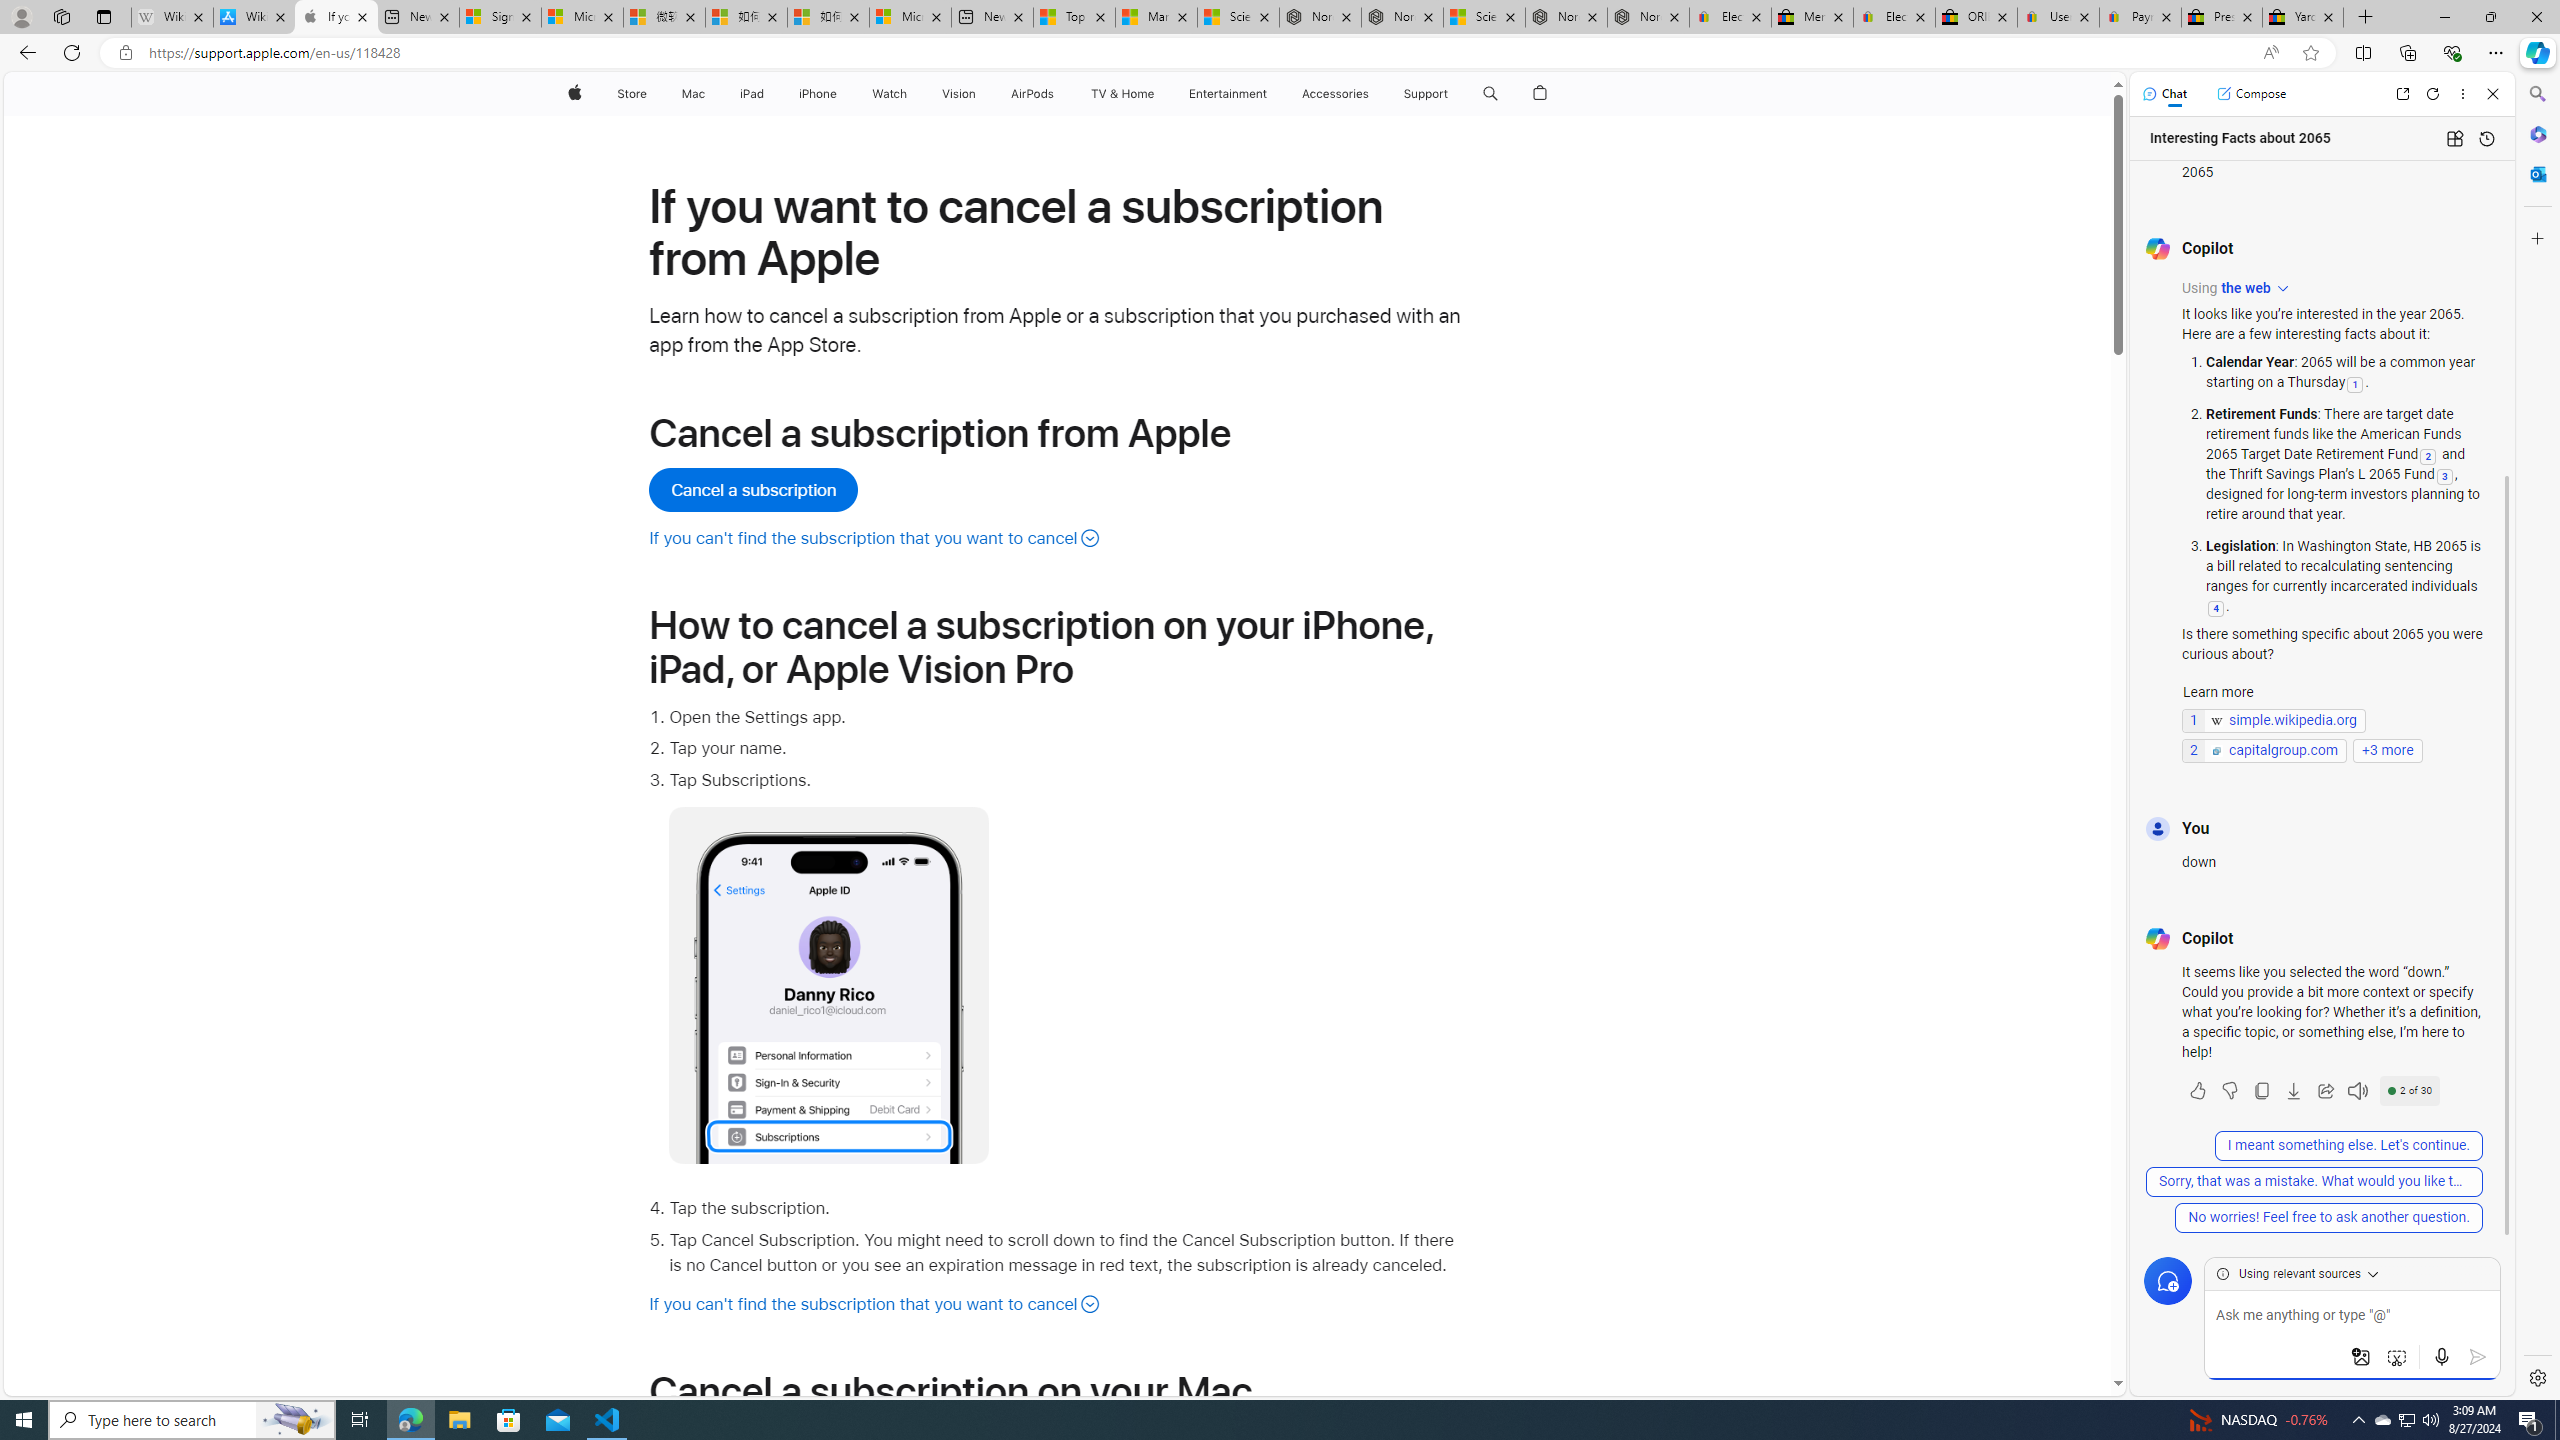  Describe the element at coordinates (1031, 93) in the screenshot. I see `'AirPods'` at that location.